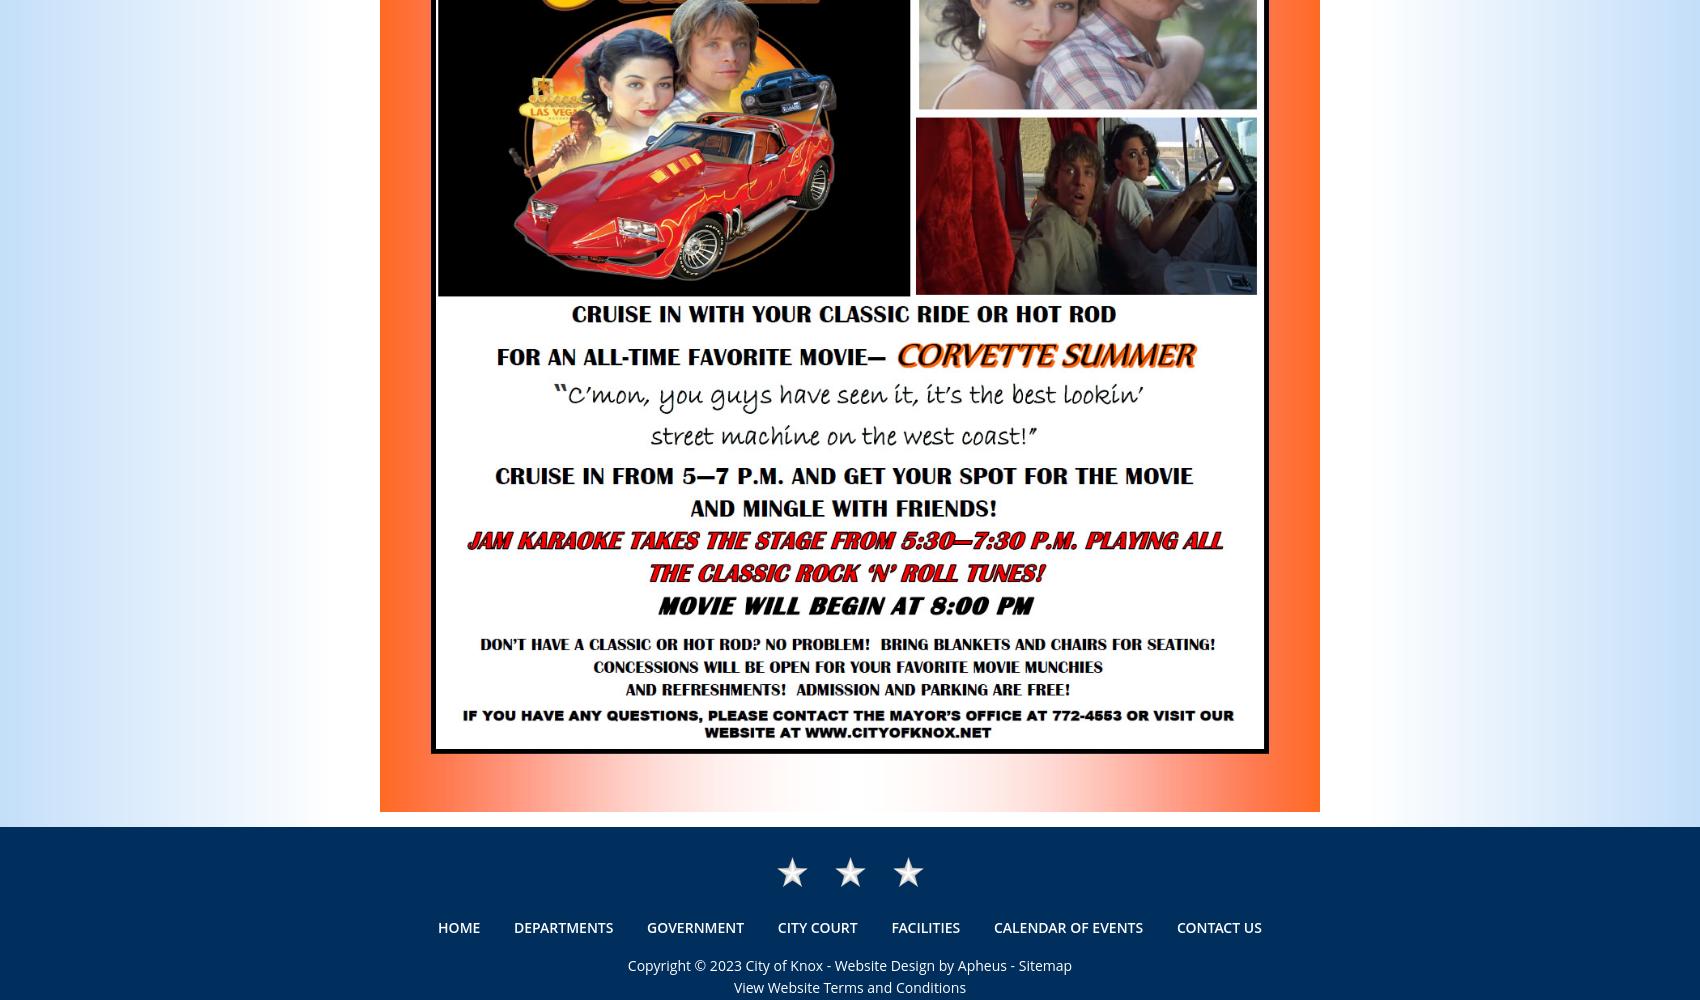 This screenshot has height=1000, width=1700. I want to click on 'Departments', so click(562, 927).